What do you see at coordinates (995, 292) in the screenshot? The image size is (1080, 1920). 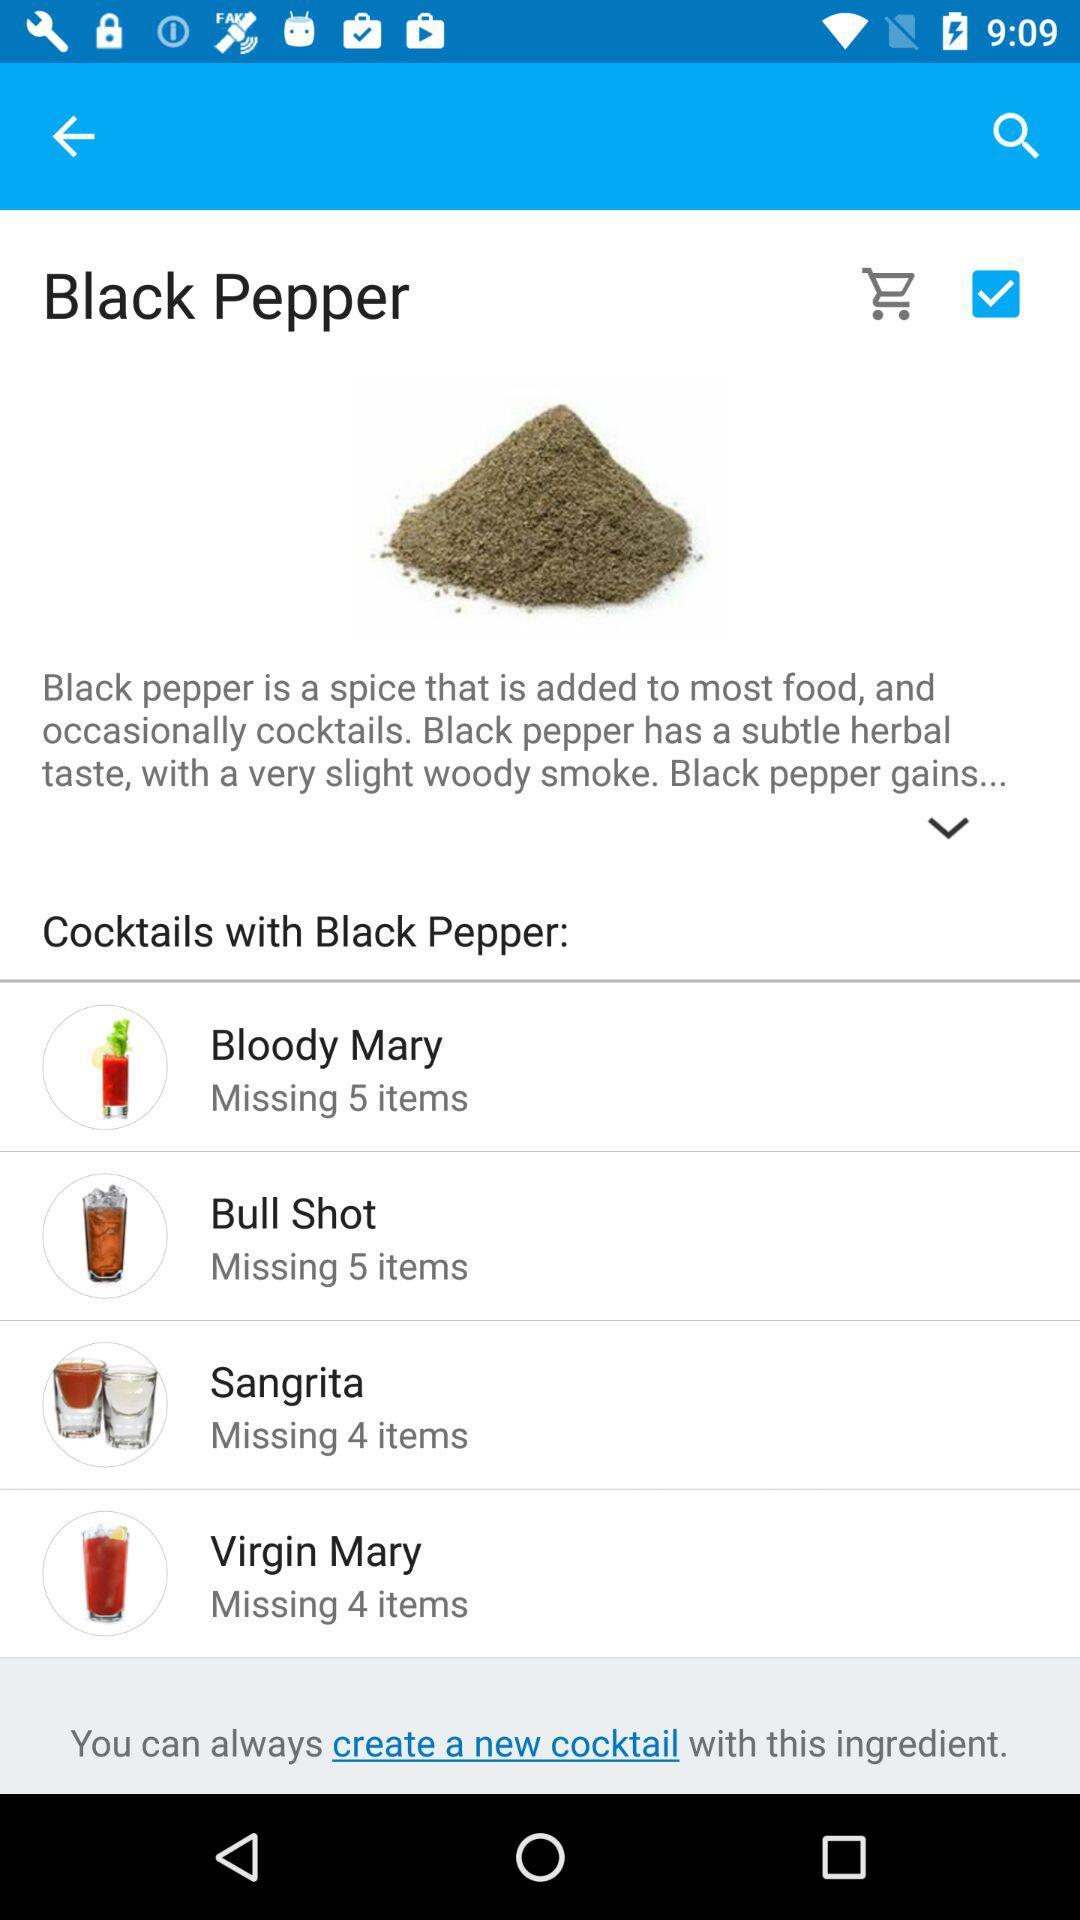 I see `the second option to the right of pepper` at bounding box center [995, 292].